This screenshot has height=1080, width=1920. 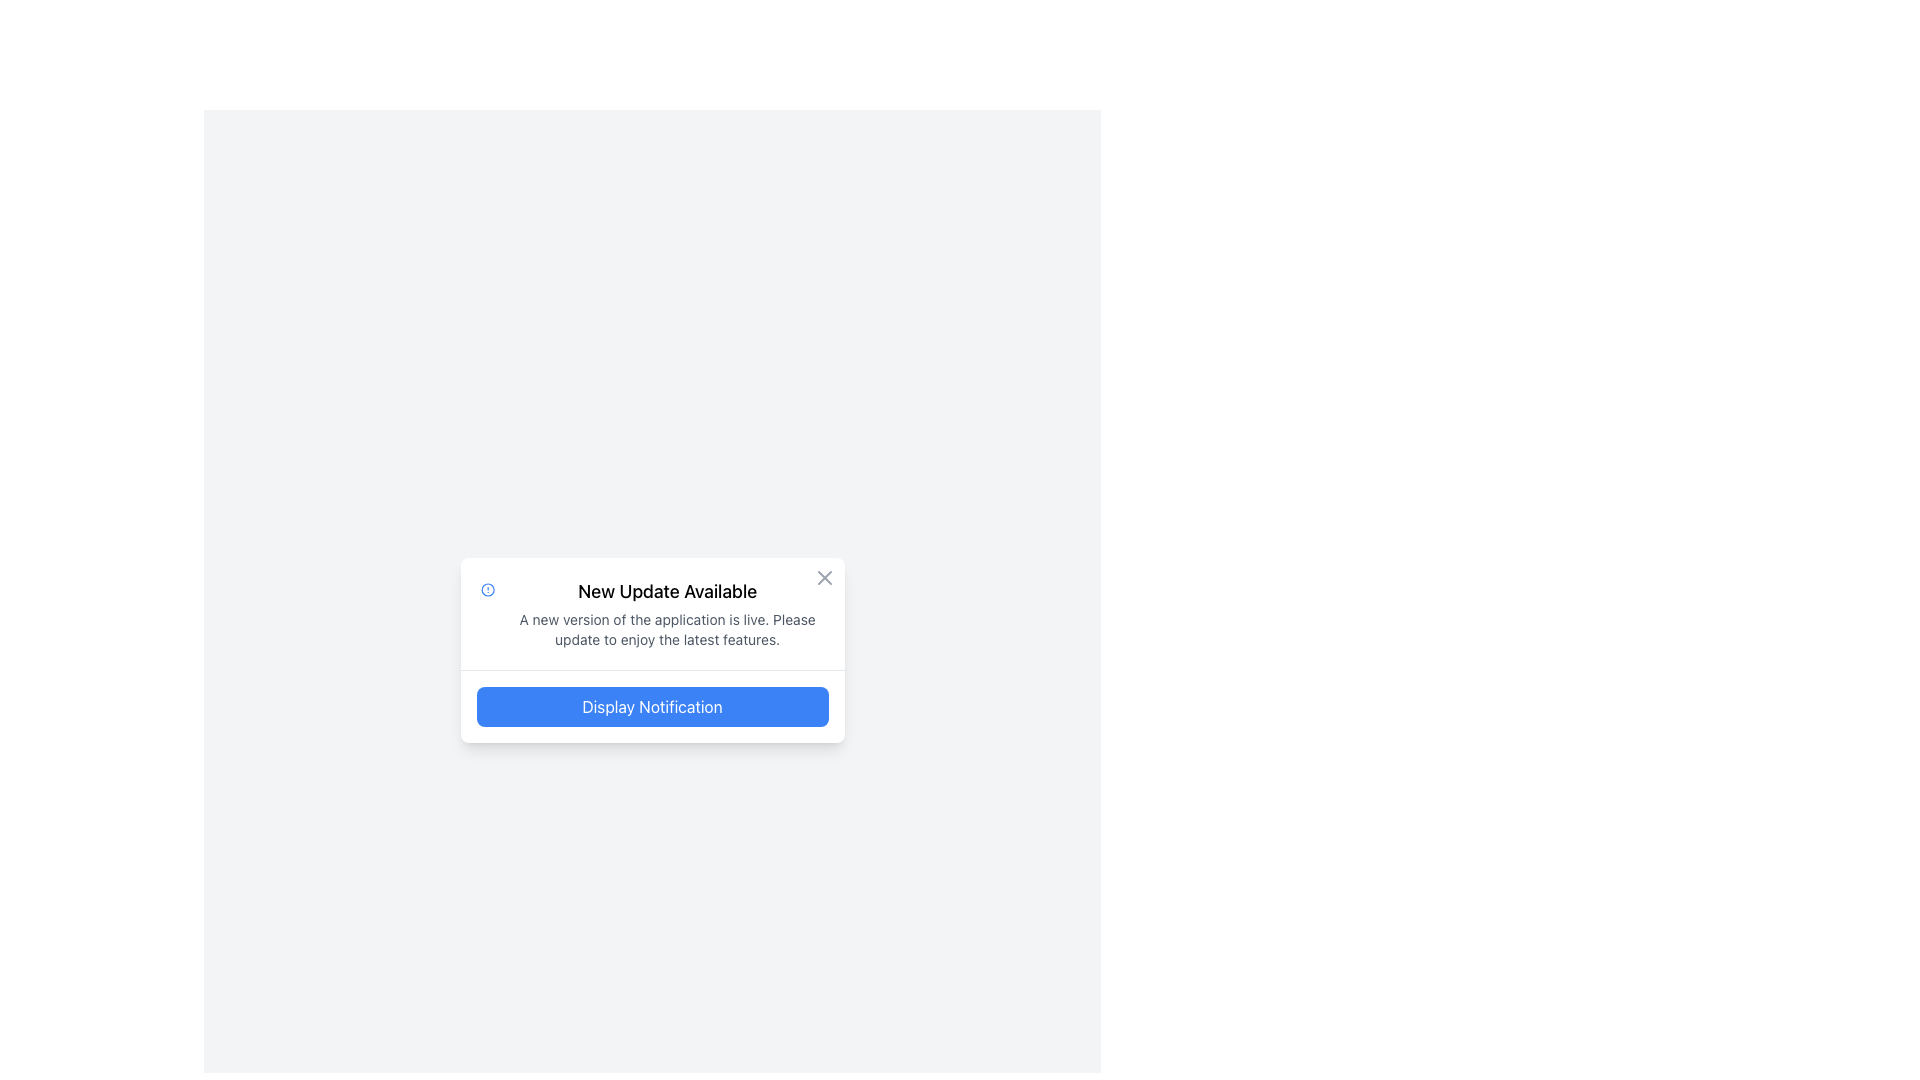 What do you see at coordinates (652, 705) in the screenshot?
I see `the 'Display Notification' button using keyboard navigation` at bounding box center [652, 705].